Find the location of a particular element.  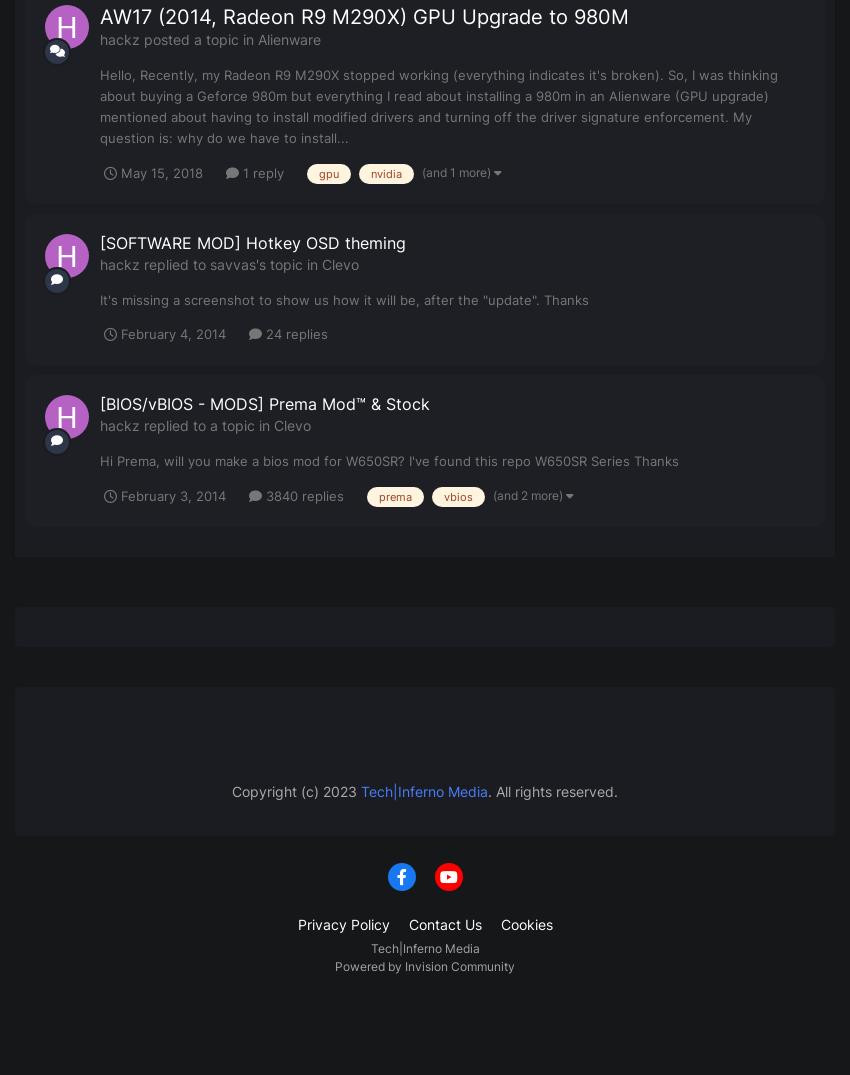

'. All rights reserved.' is located at coordinates (552, 790).